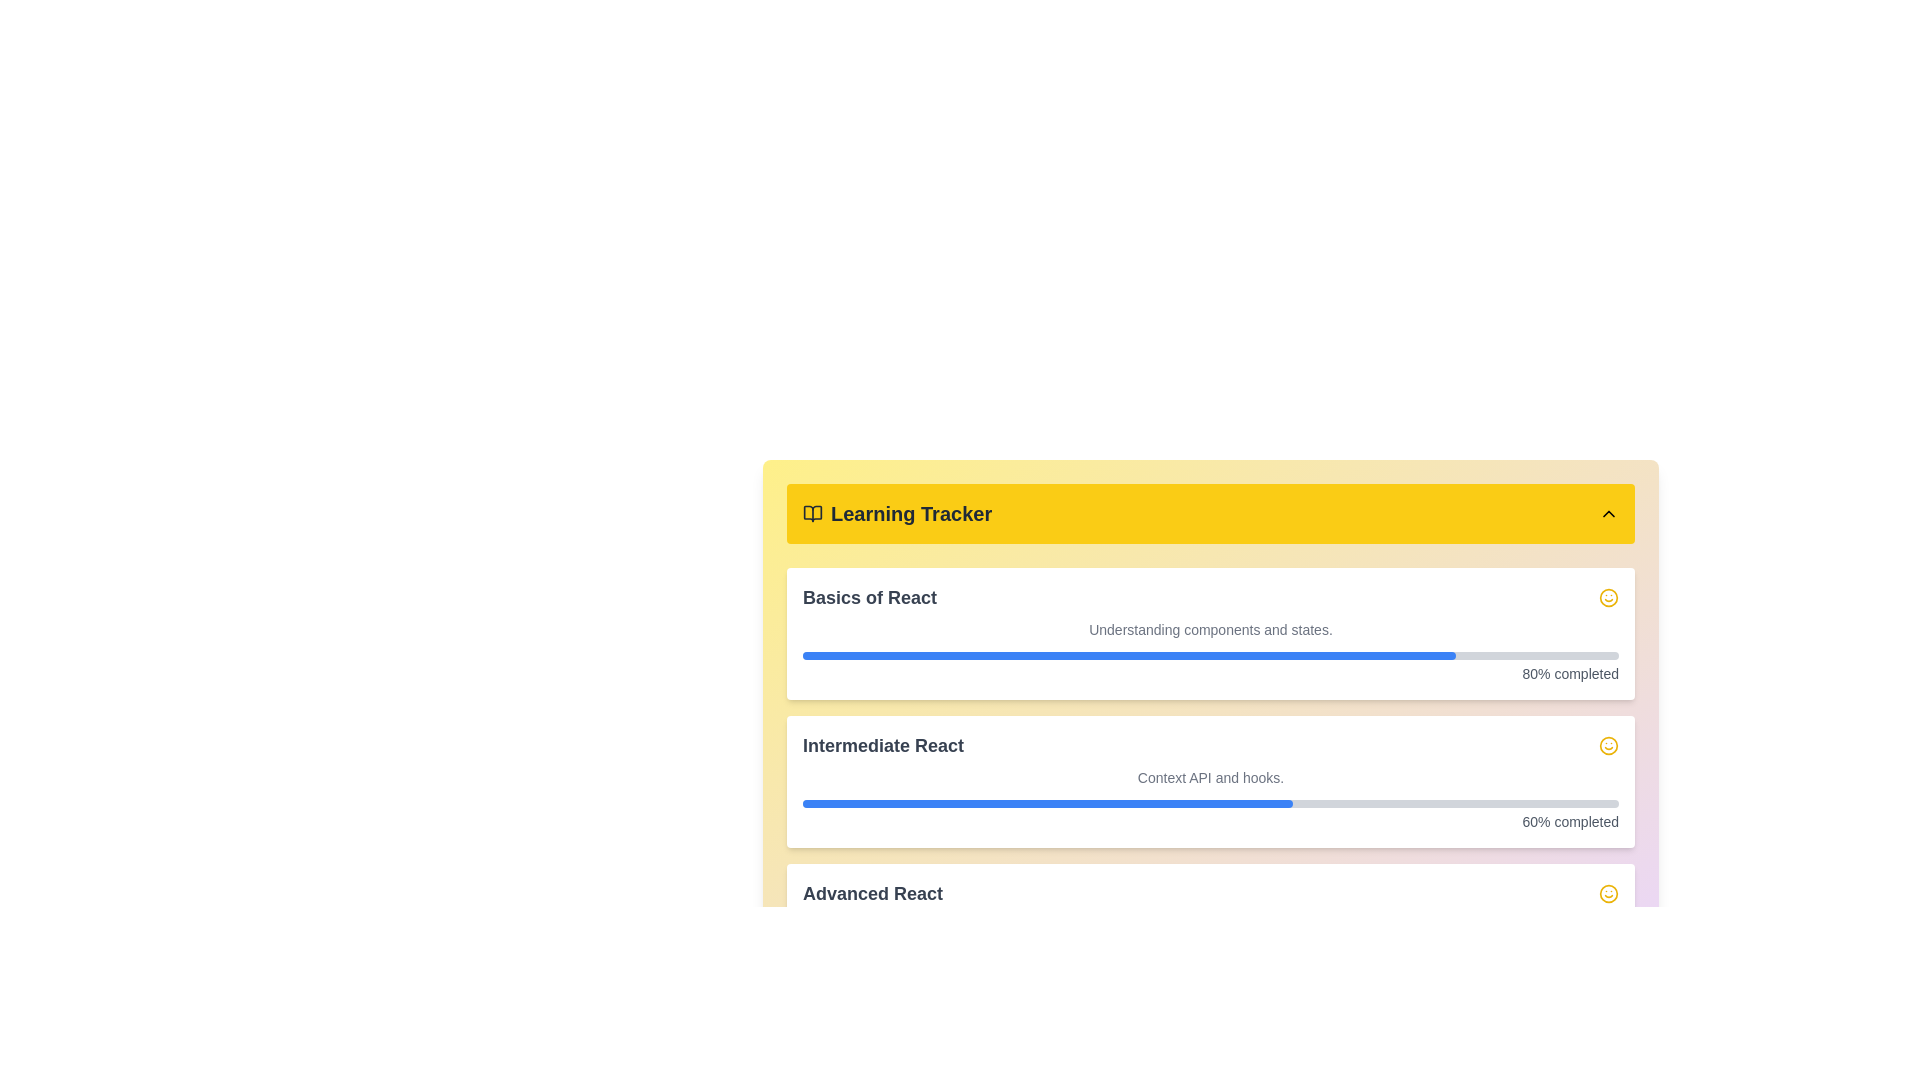 This screenshot has height=1080, width=1920. I want to click on the blue progress indicator within the 'Intermediate React' section, which shows about 60% completion, so click(1046, 802).